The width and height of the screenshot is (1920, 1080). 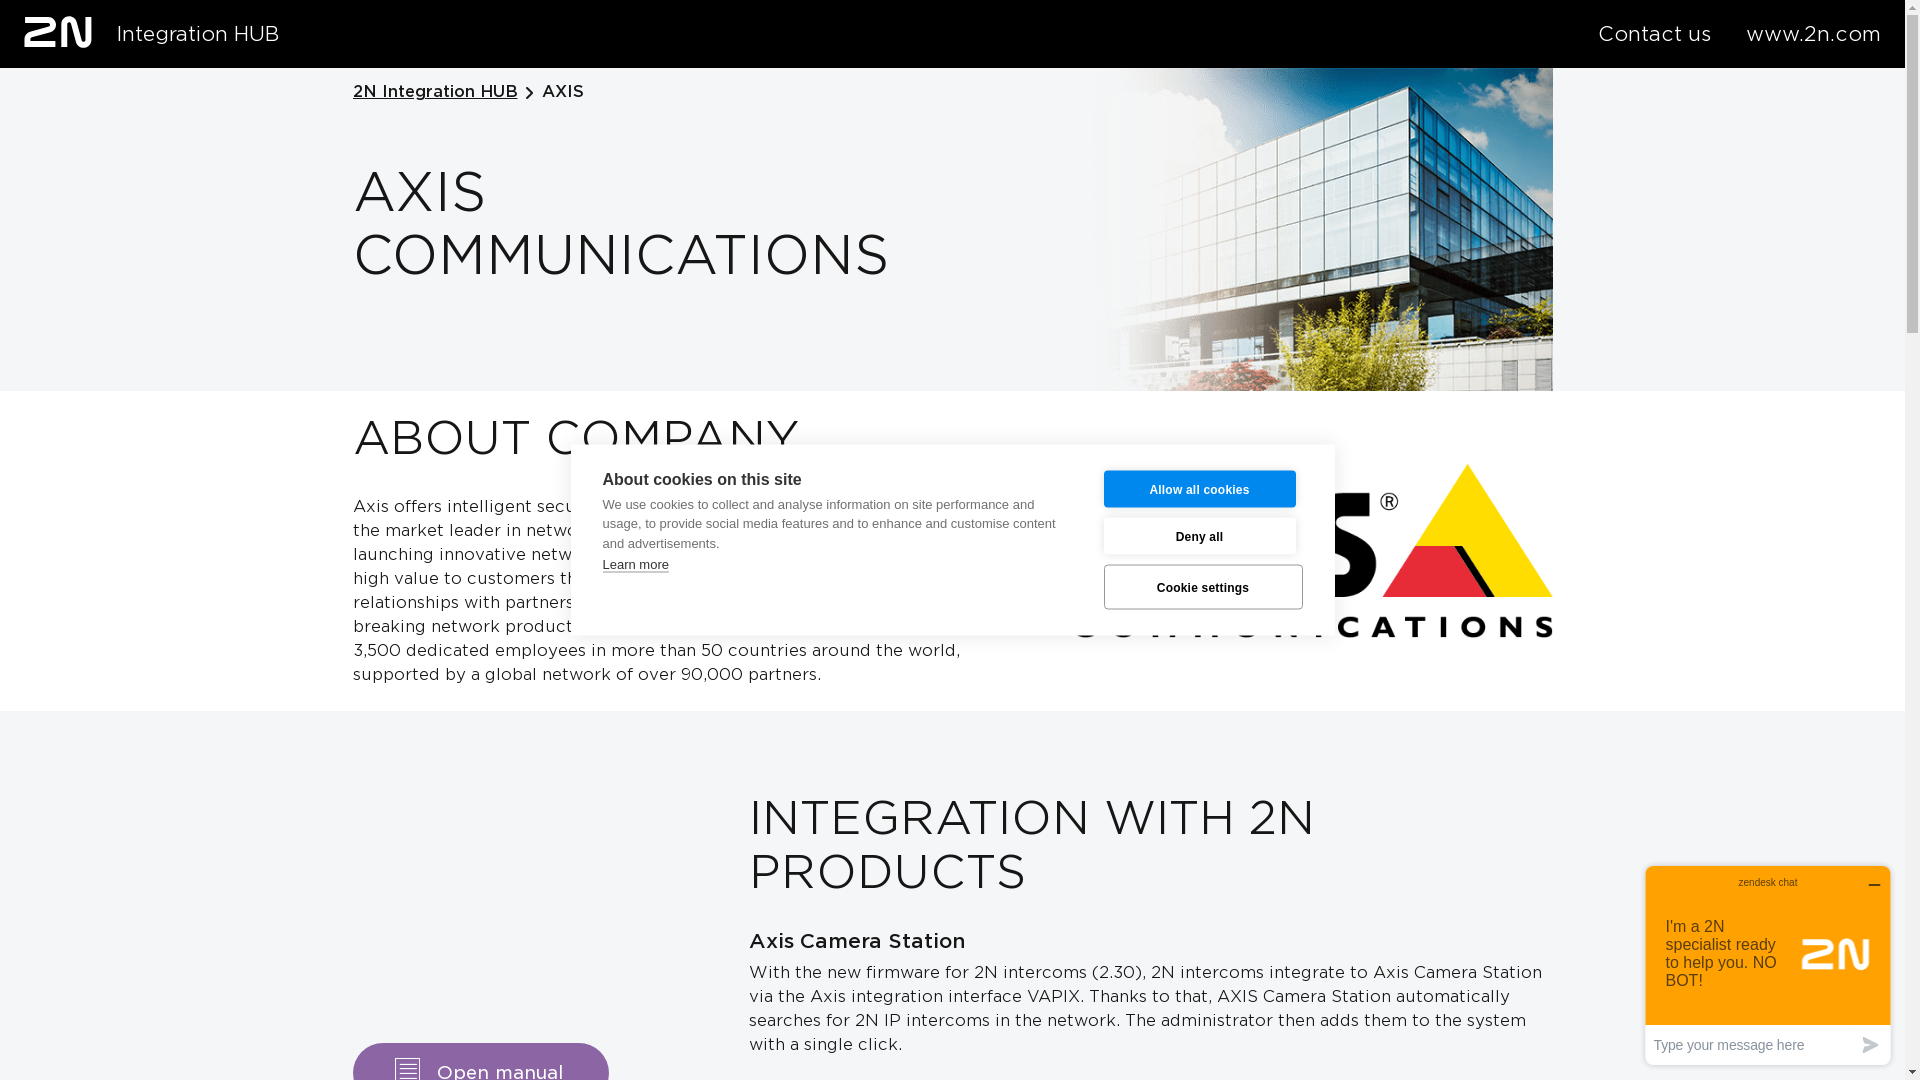 I want to click on '2N Integration HUB', so click(x=351, y=92).